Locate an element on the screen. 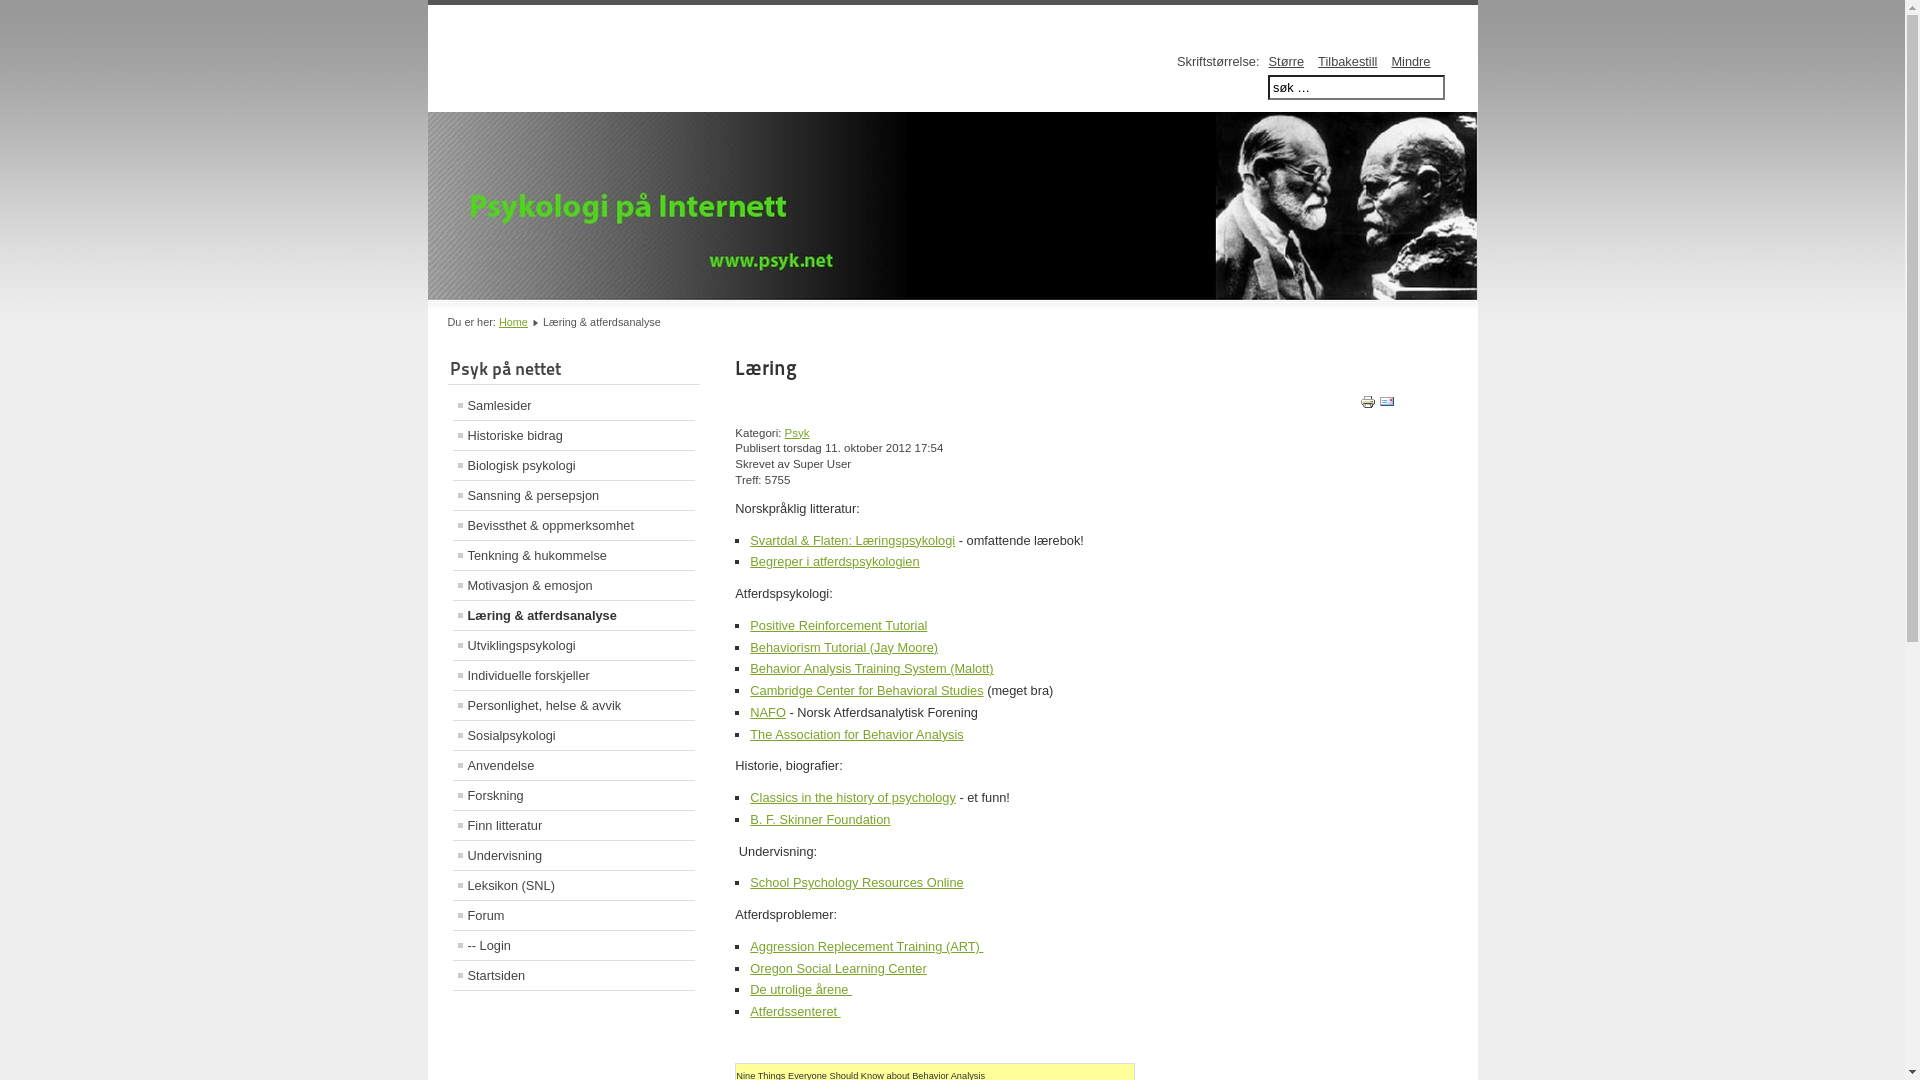 The width and height of the screenshot is (1920, 1080). 'Sosialpsykologi' is located at coordinates (572, 735).